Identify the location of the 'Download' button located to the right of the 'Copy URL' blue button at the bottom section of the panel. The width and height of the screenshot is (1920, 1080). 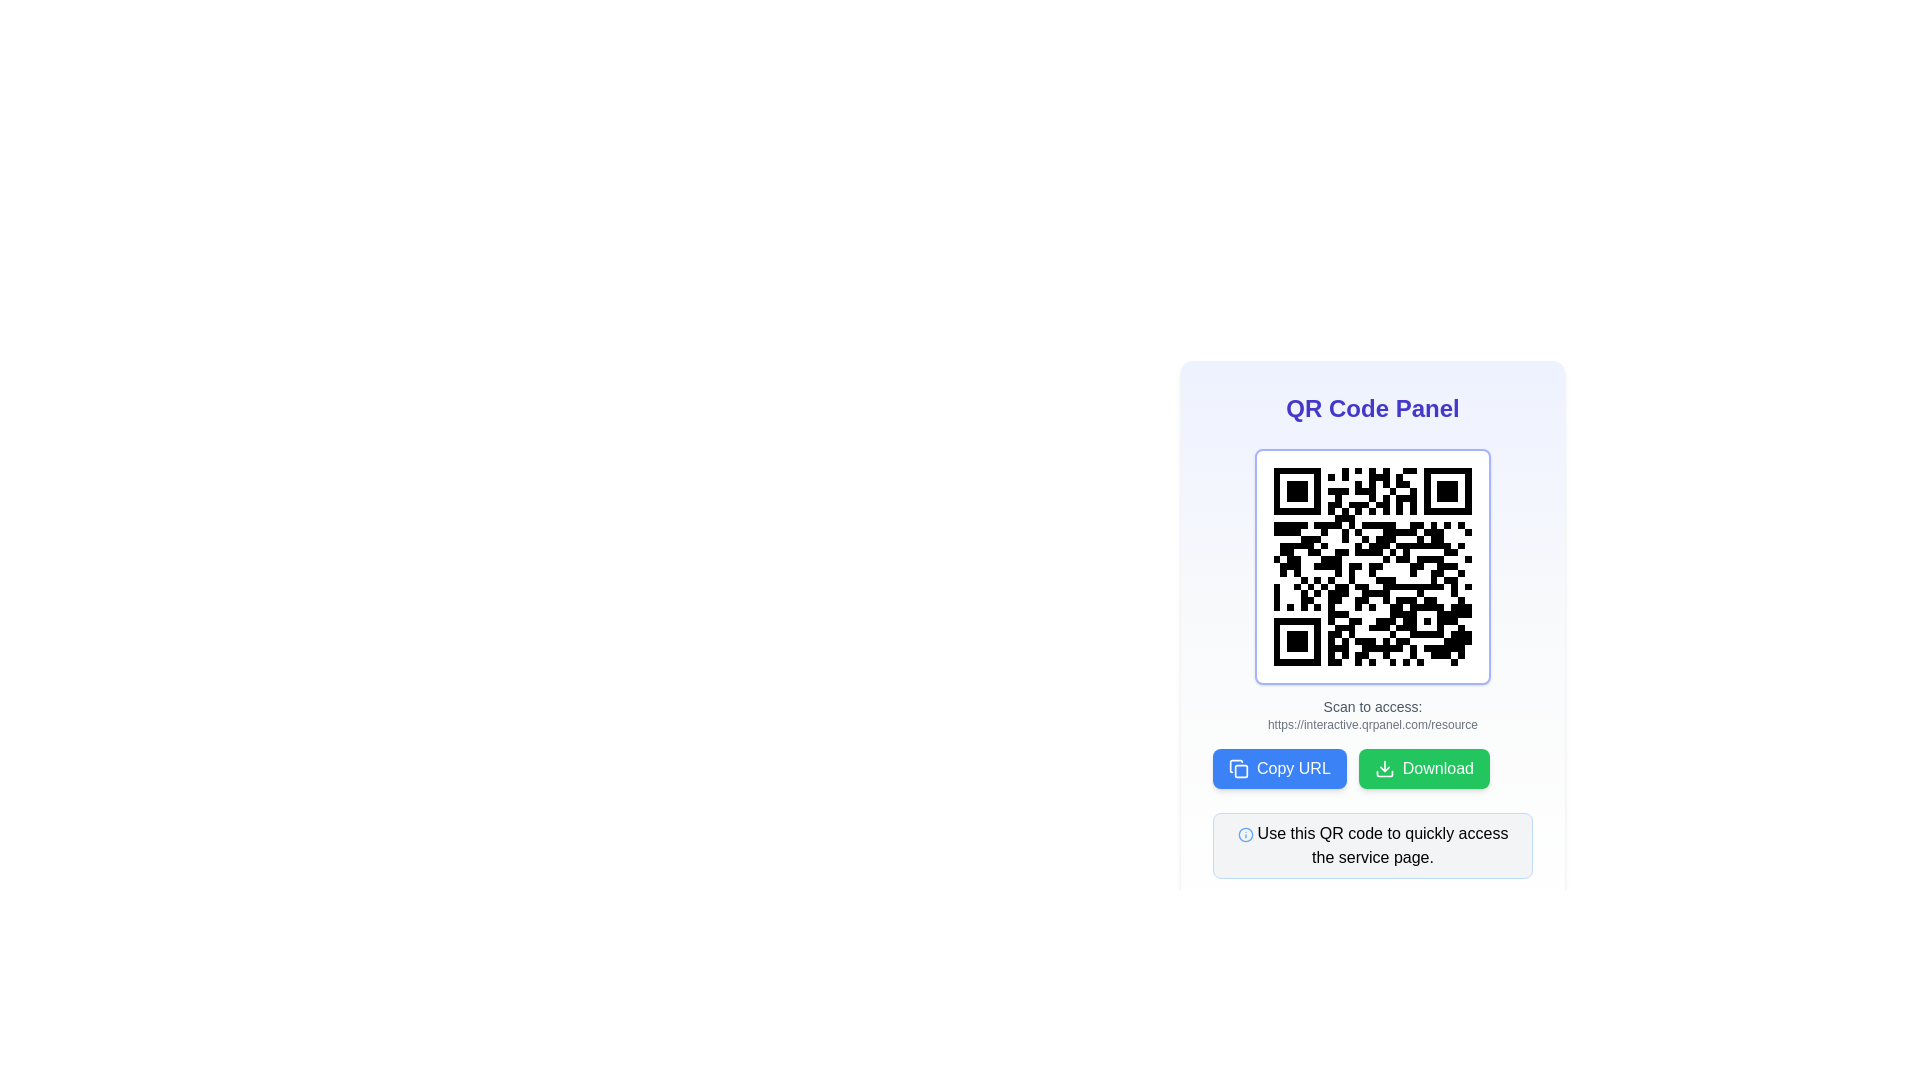
(1371, 767).